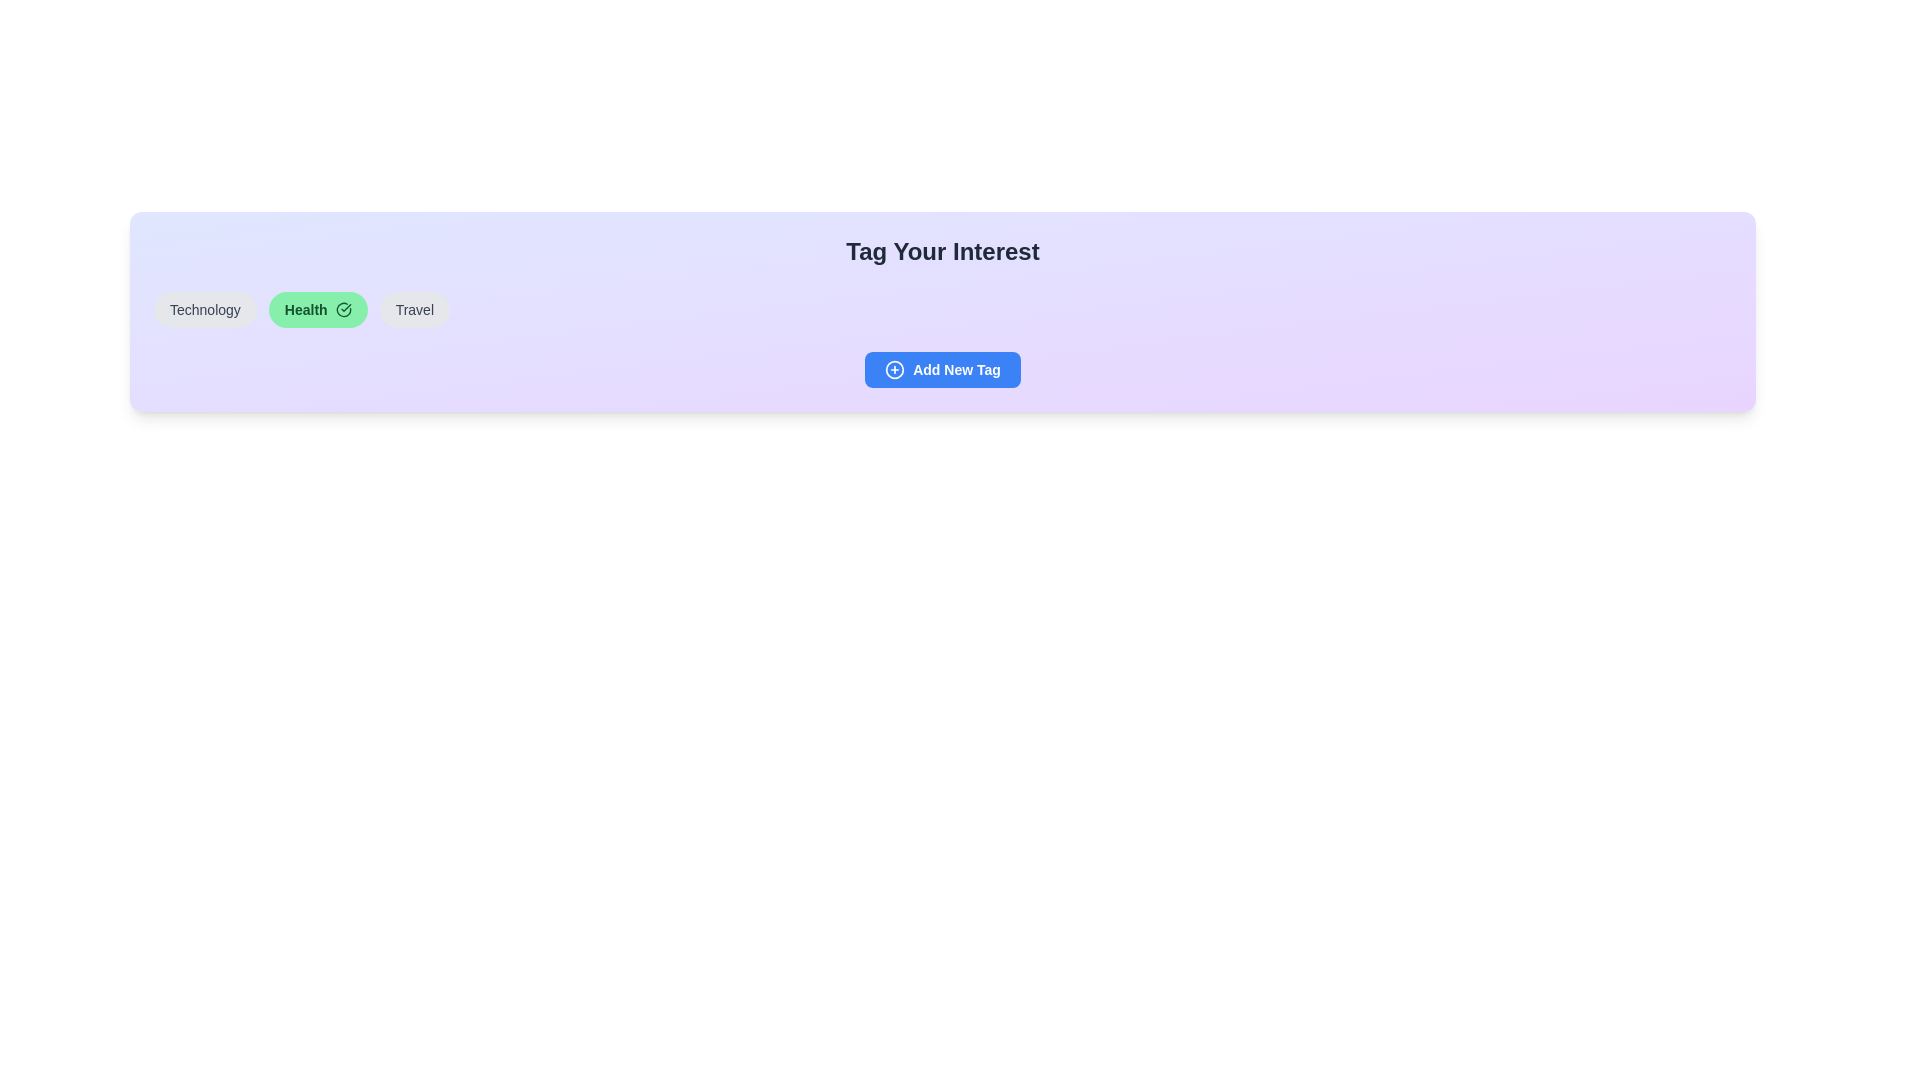 The height and width of the screenshot is (1080, 1920). What do you see at coordinates (941, 370) in the screenshot?
I see `the 'Add New Tag' button, which has a blue background and white text` at bounding box center [941, 370].